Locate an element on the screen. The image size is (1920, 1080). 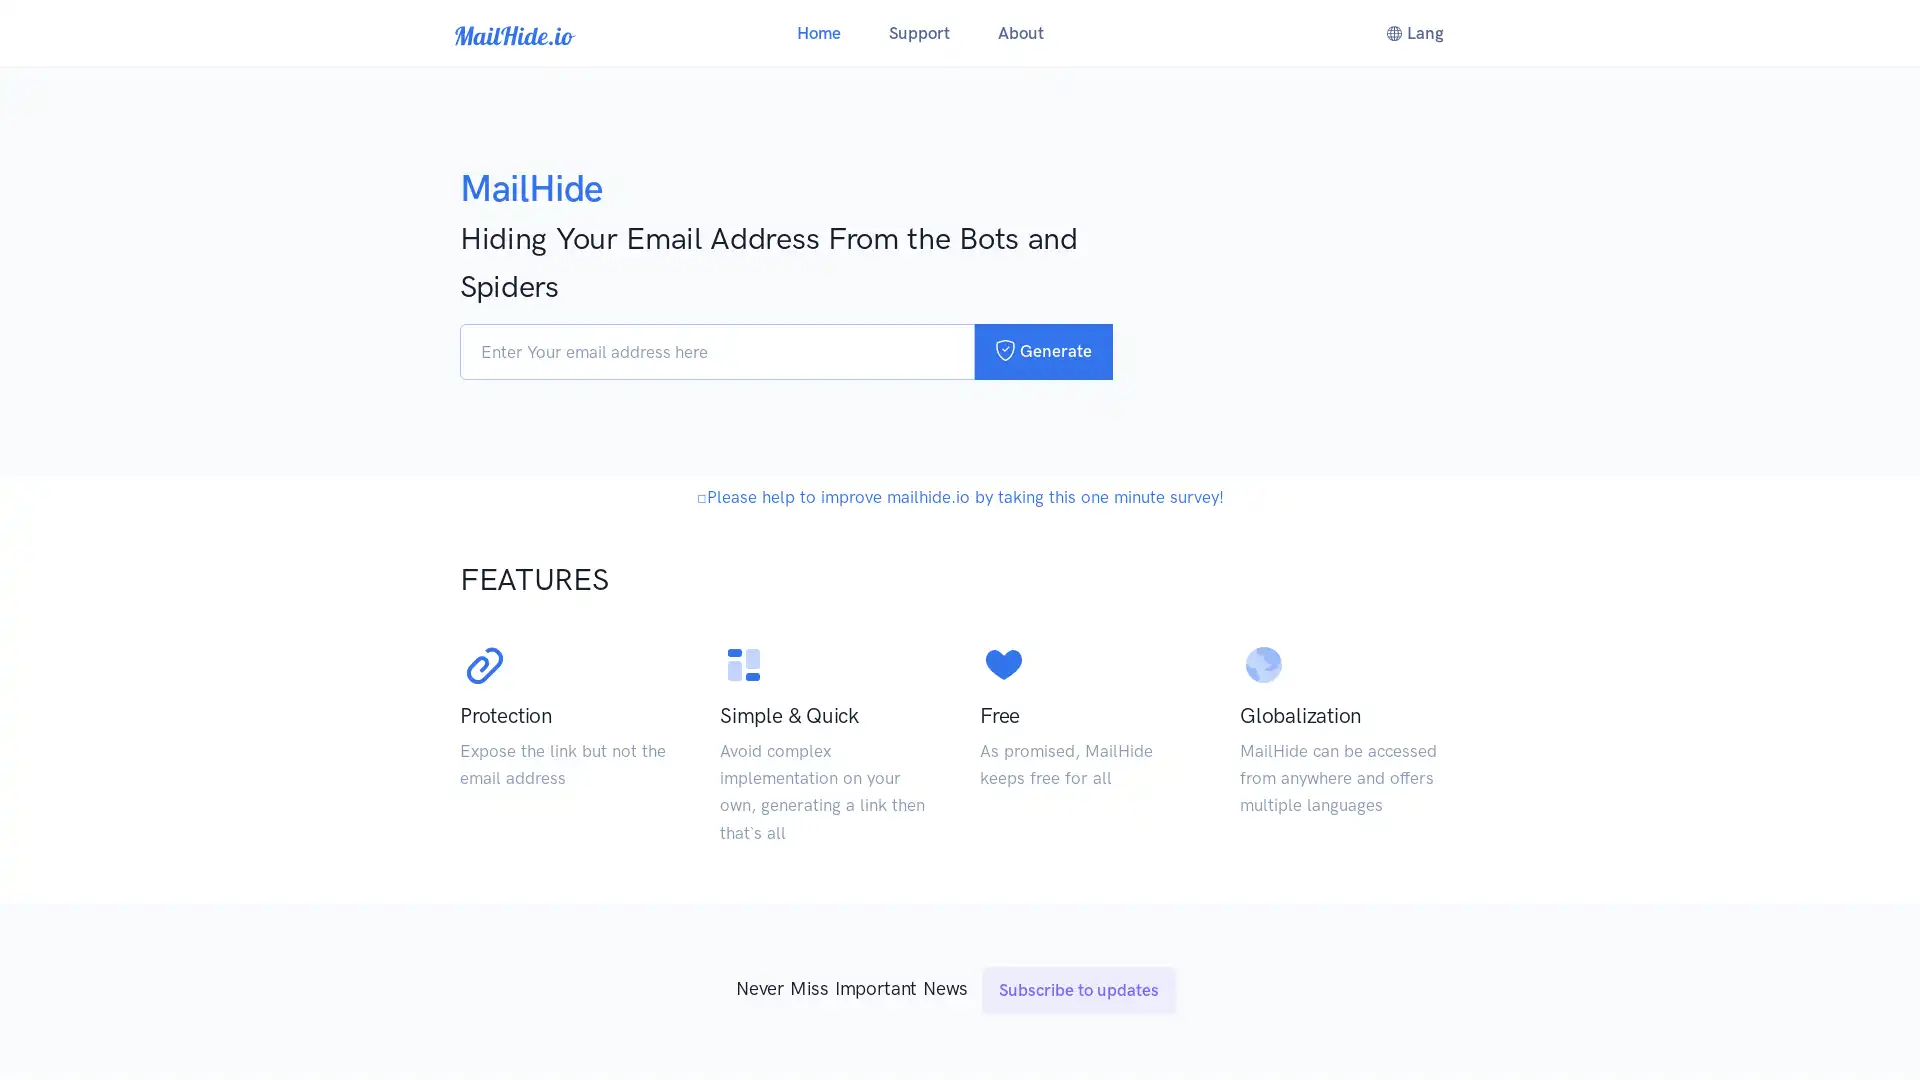
Lang is located at coordinates (1413, 33).